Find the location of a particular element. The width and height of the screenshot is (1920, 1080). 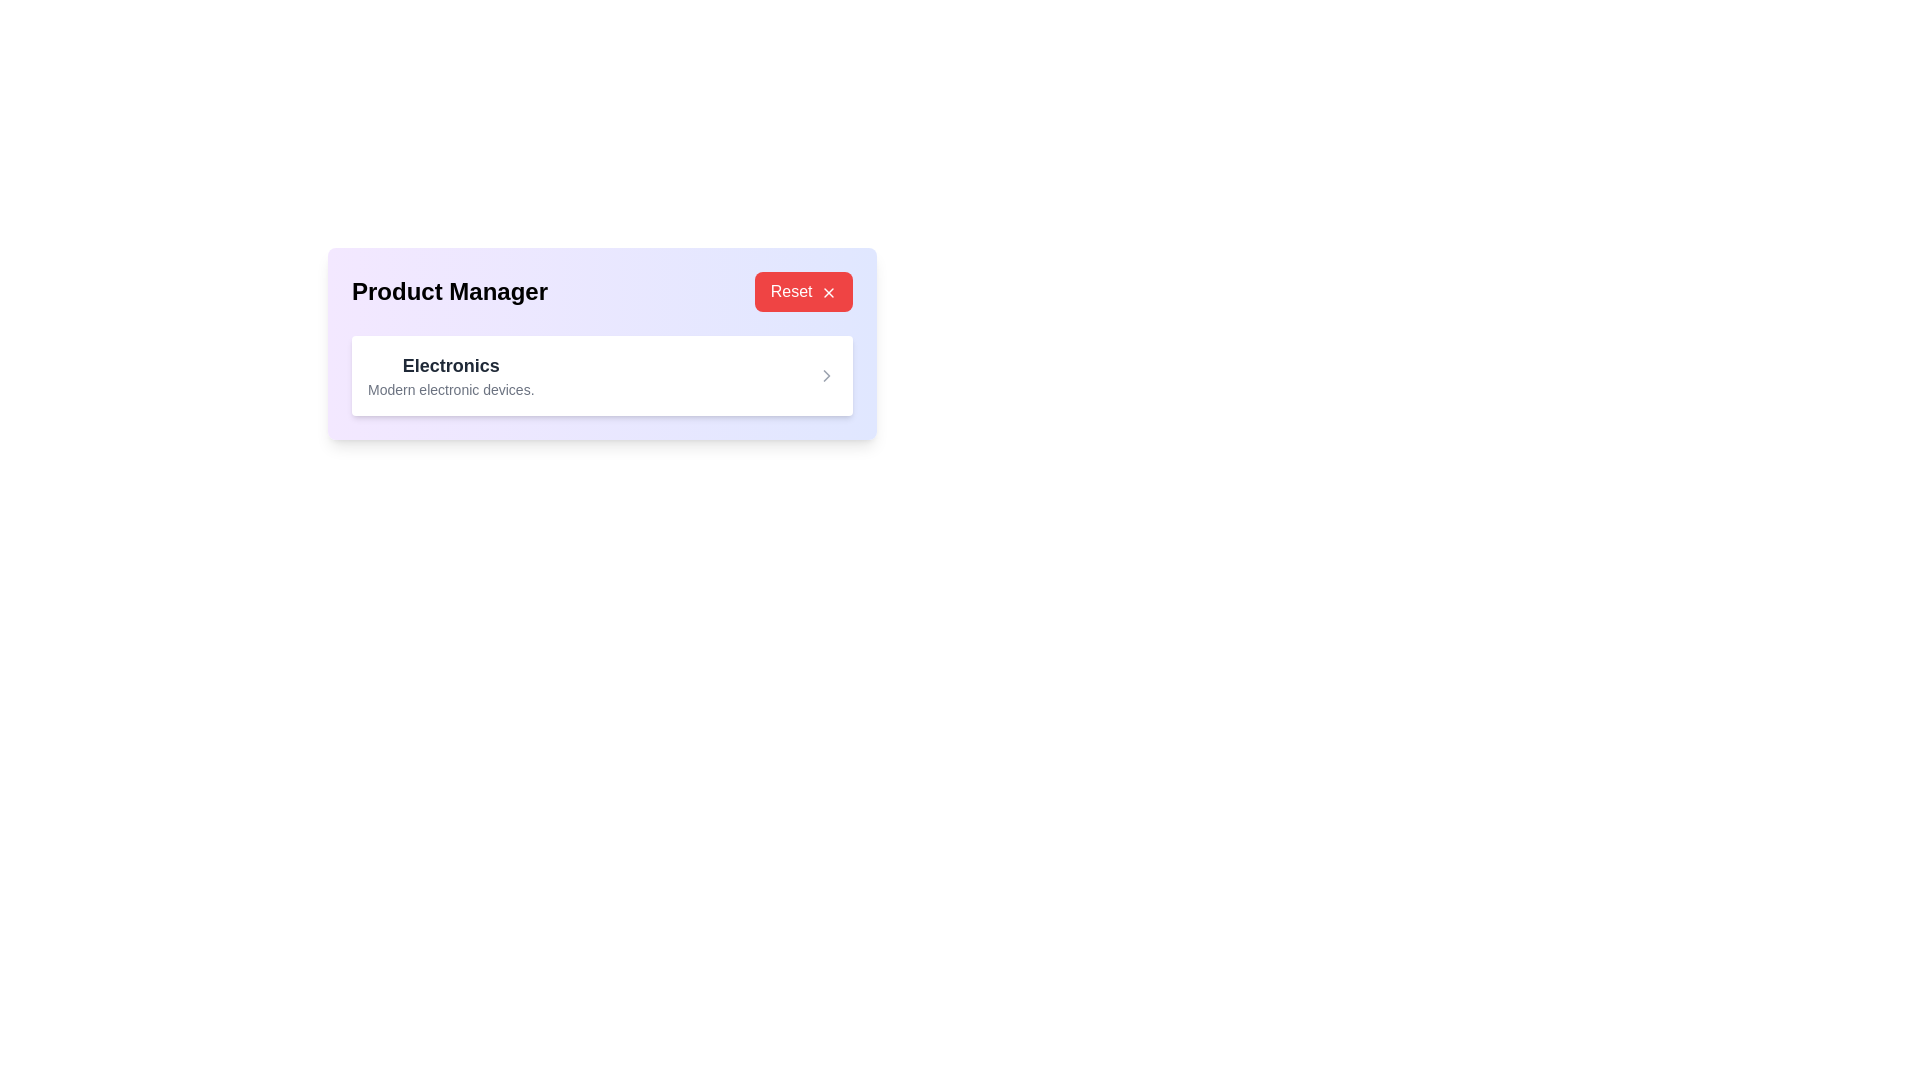

the text label that serves as the title for the 'Product Manager' section, located mid-right in the interface, which is the first line above 'Modern electronic devices.' is located at coordinates (450, 366).